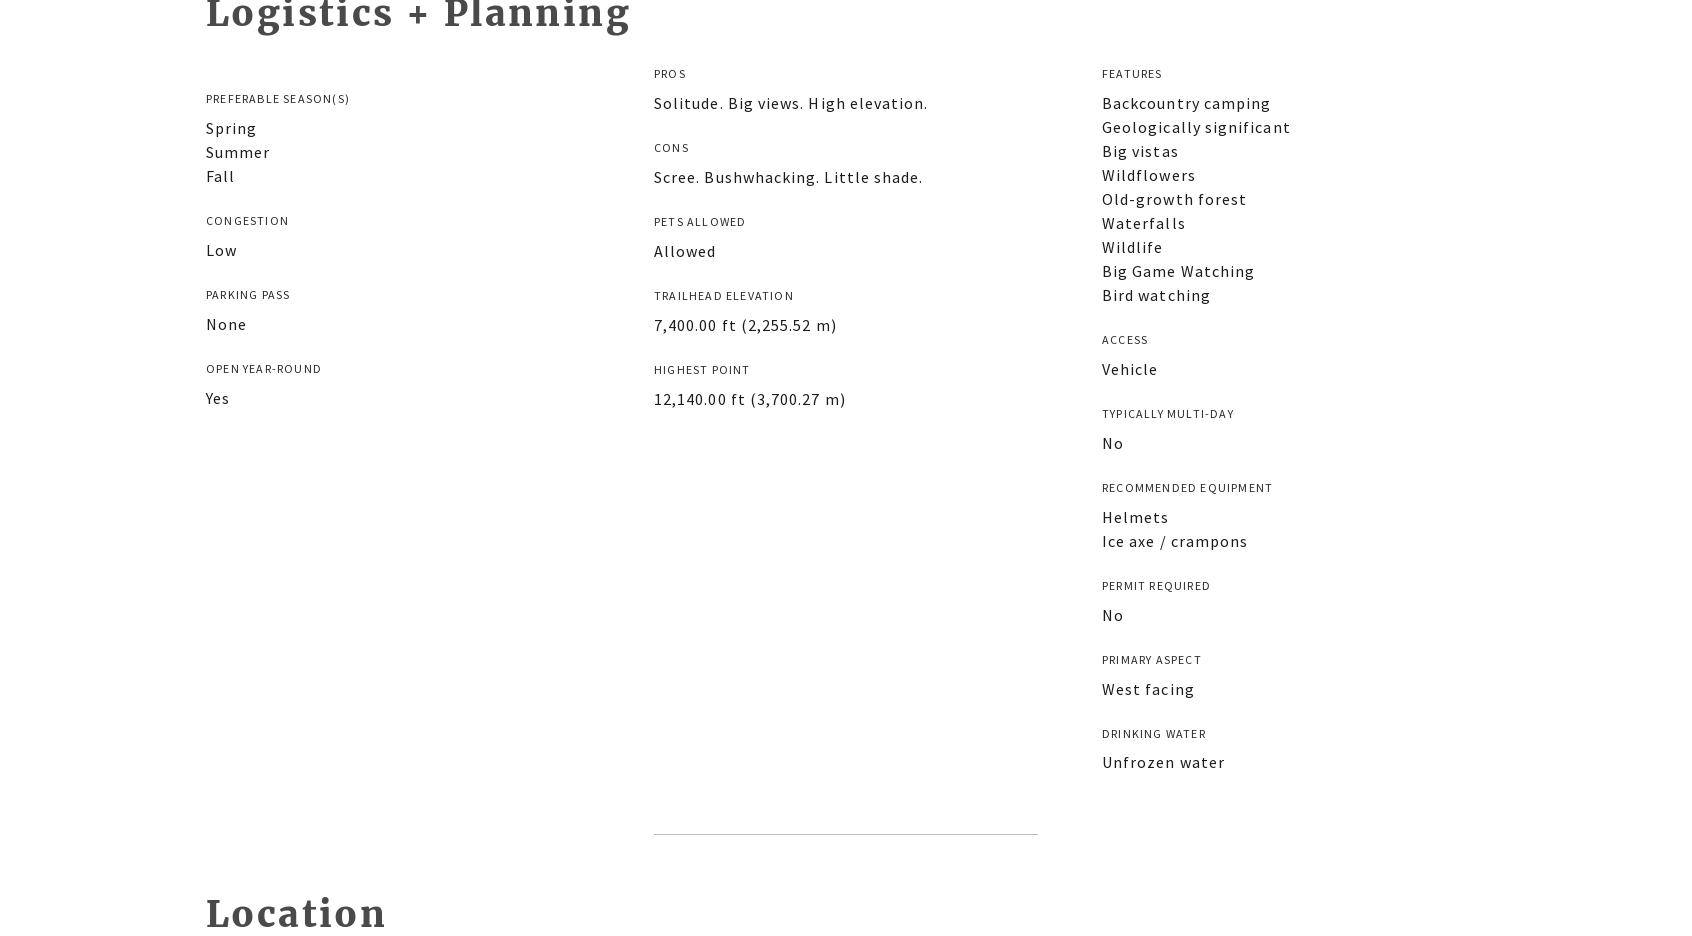  What do you see at coordinates (684, 249) in the screenshot?
I see `'Allowed'` at bounding box center [684, 249].